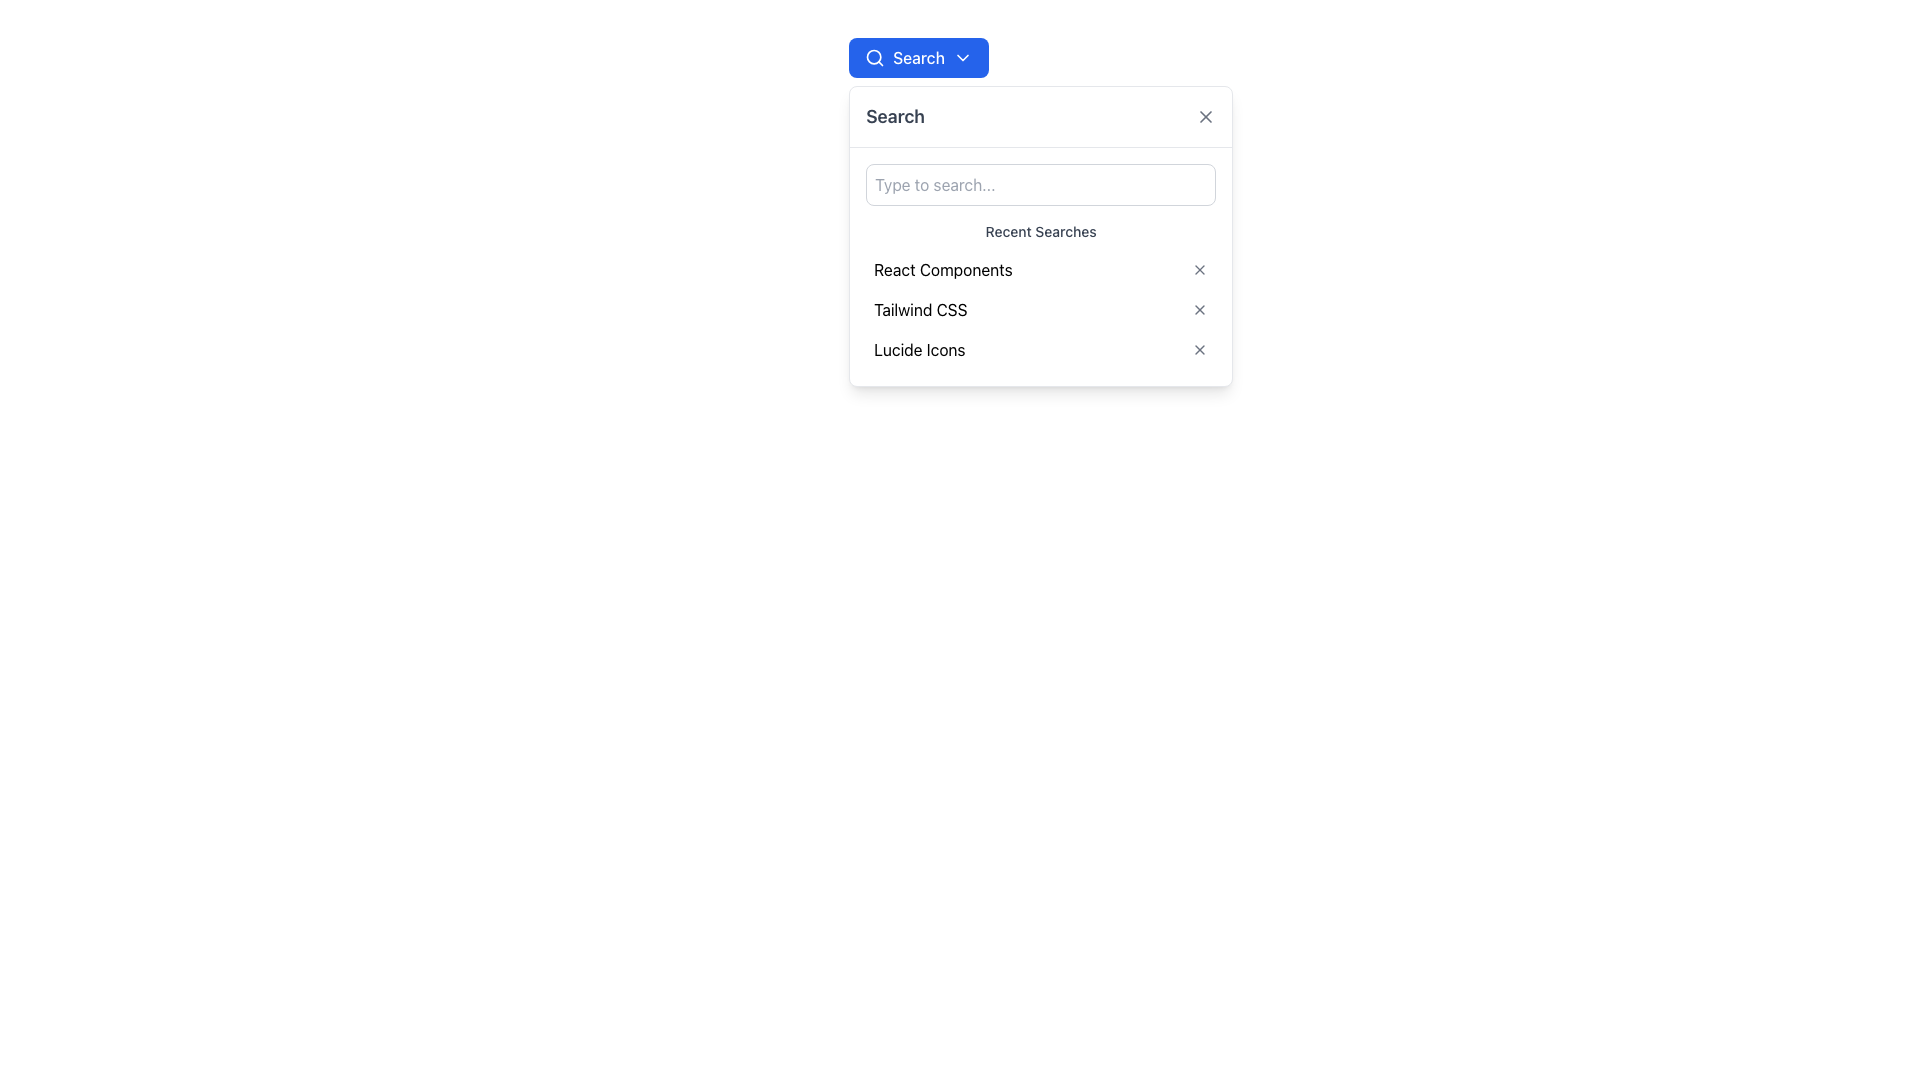  What do you see at coordinates (962, 56) in the screenshot?
I see `the downward-pointing chevron icon within the 'Search' button` at bounding box center [962, 56].